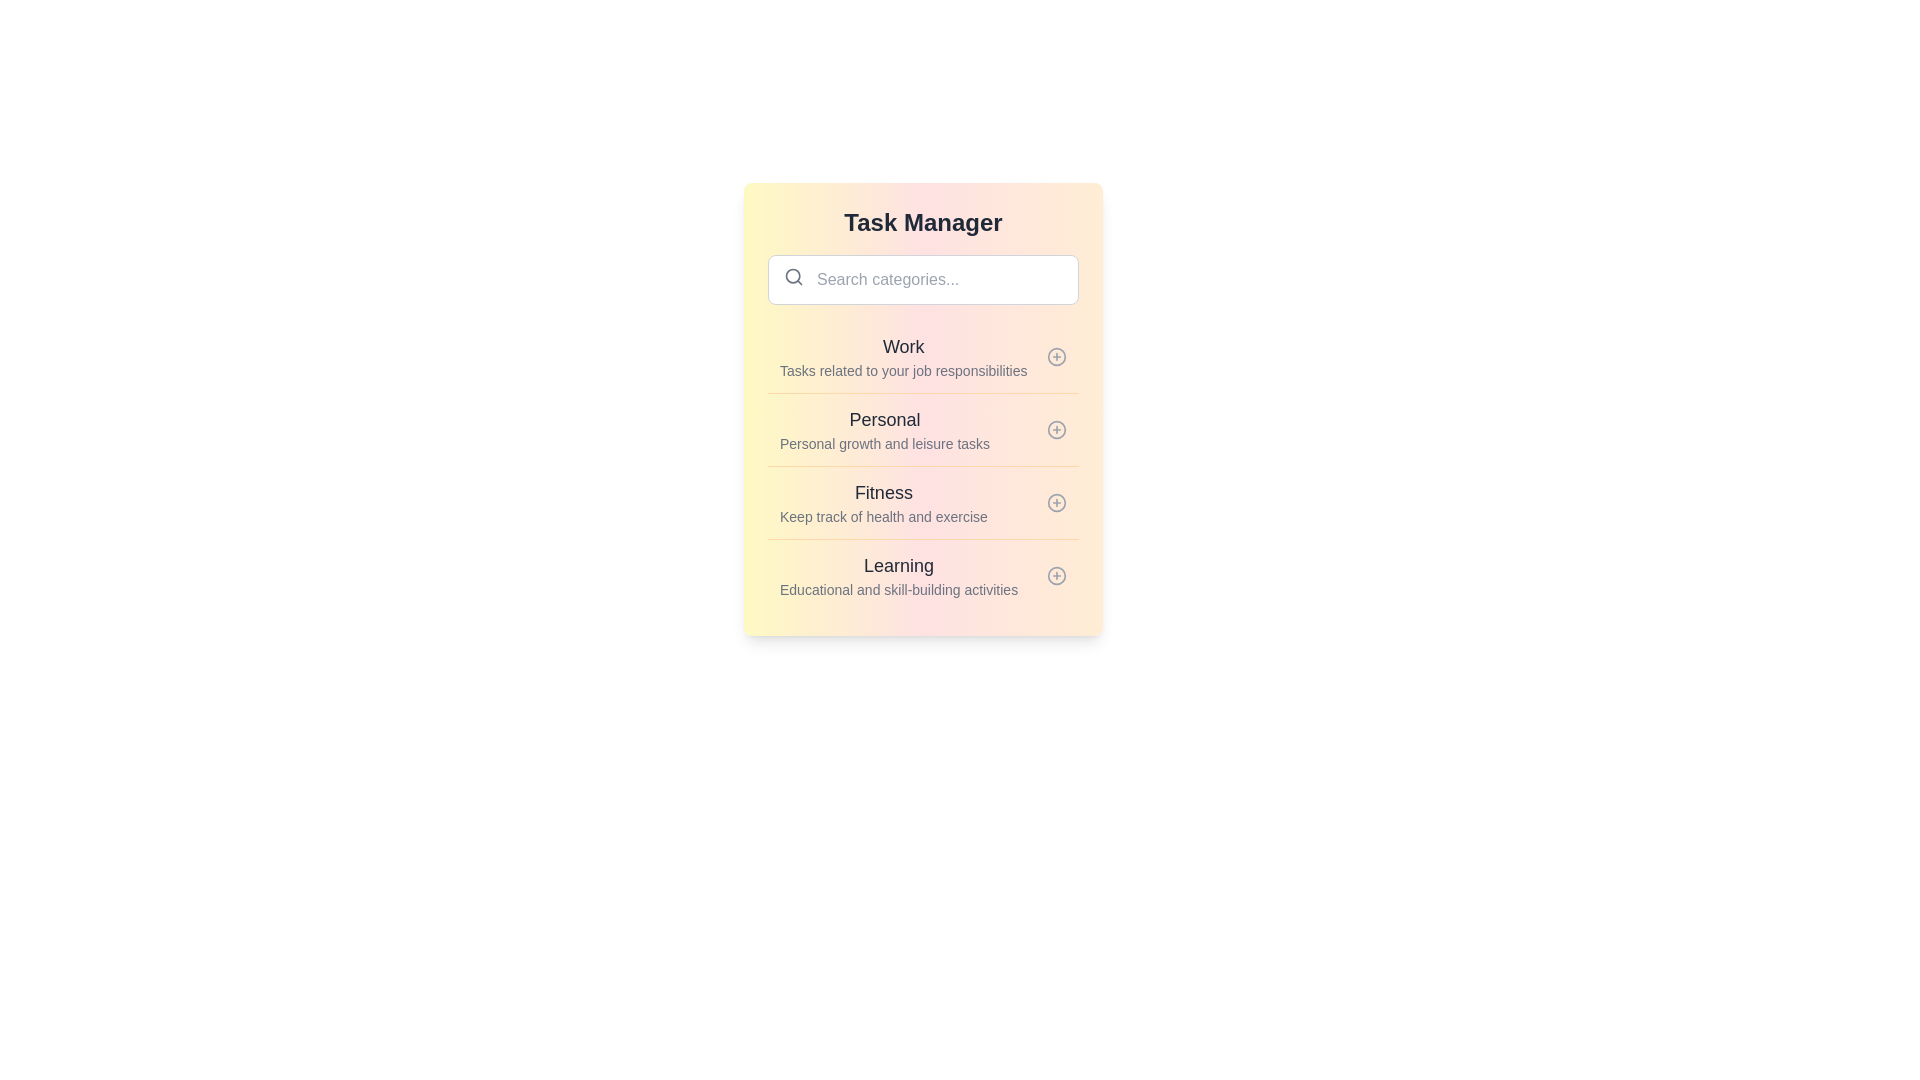 The height and width of the screenshot is (1080, 1920). I want to click on the static text label that elaborates on the 'Work' category, located directly beneath the 'Work' heading in the main content area, so click(902, 370).